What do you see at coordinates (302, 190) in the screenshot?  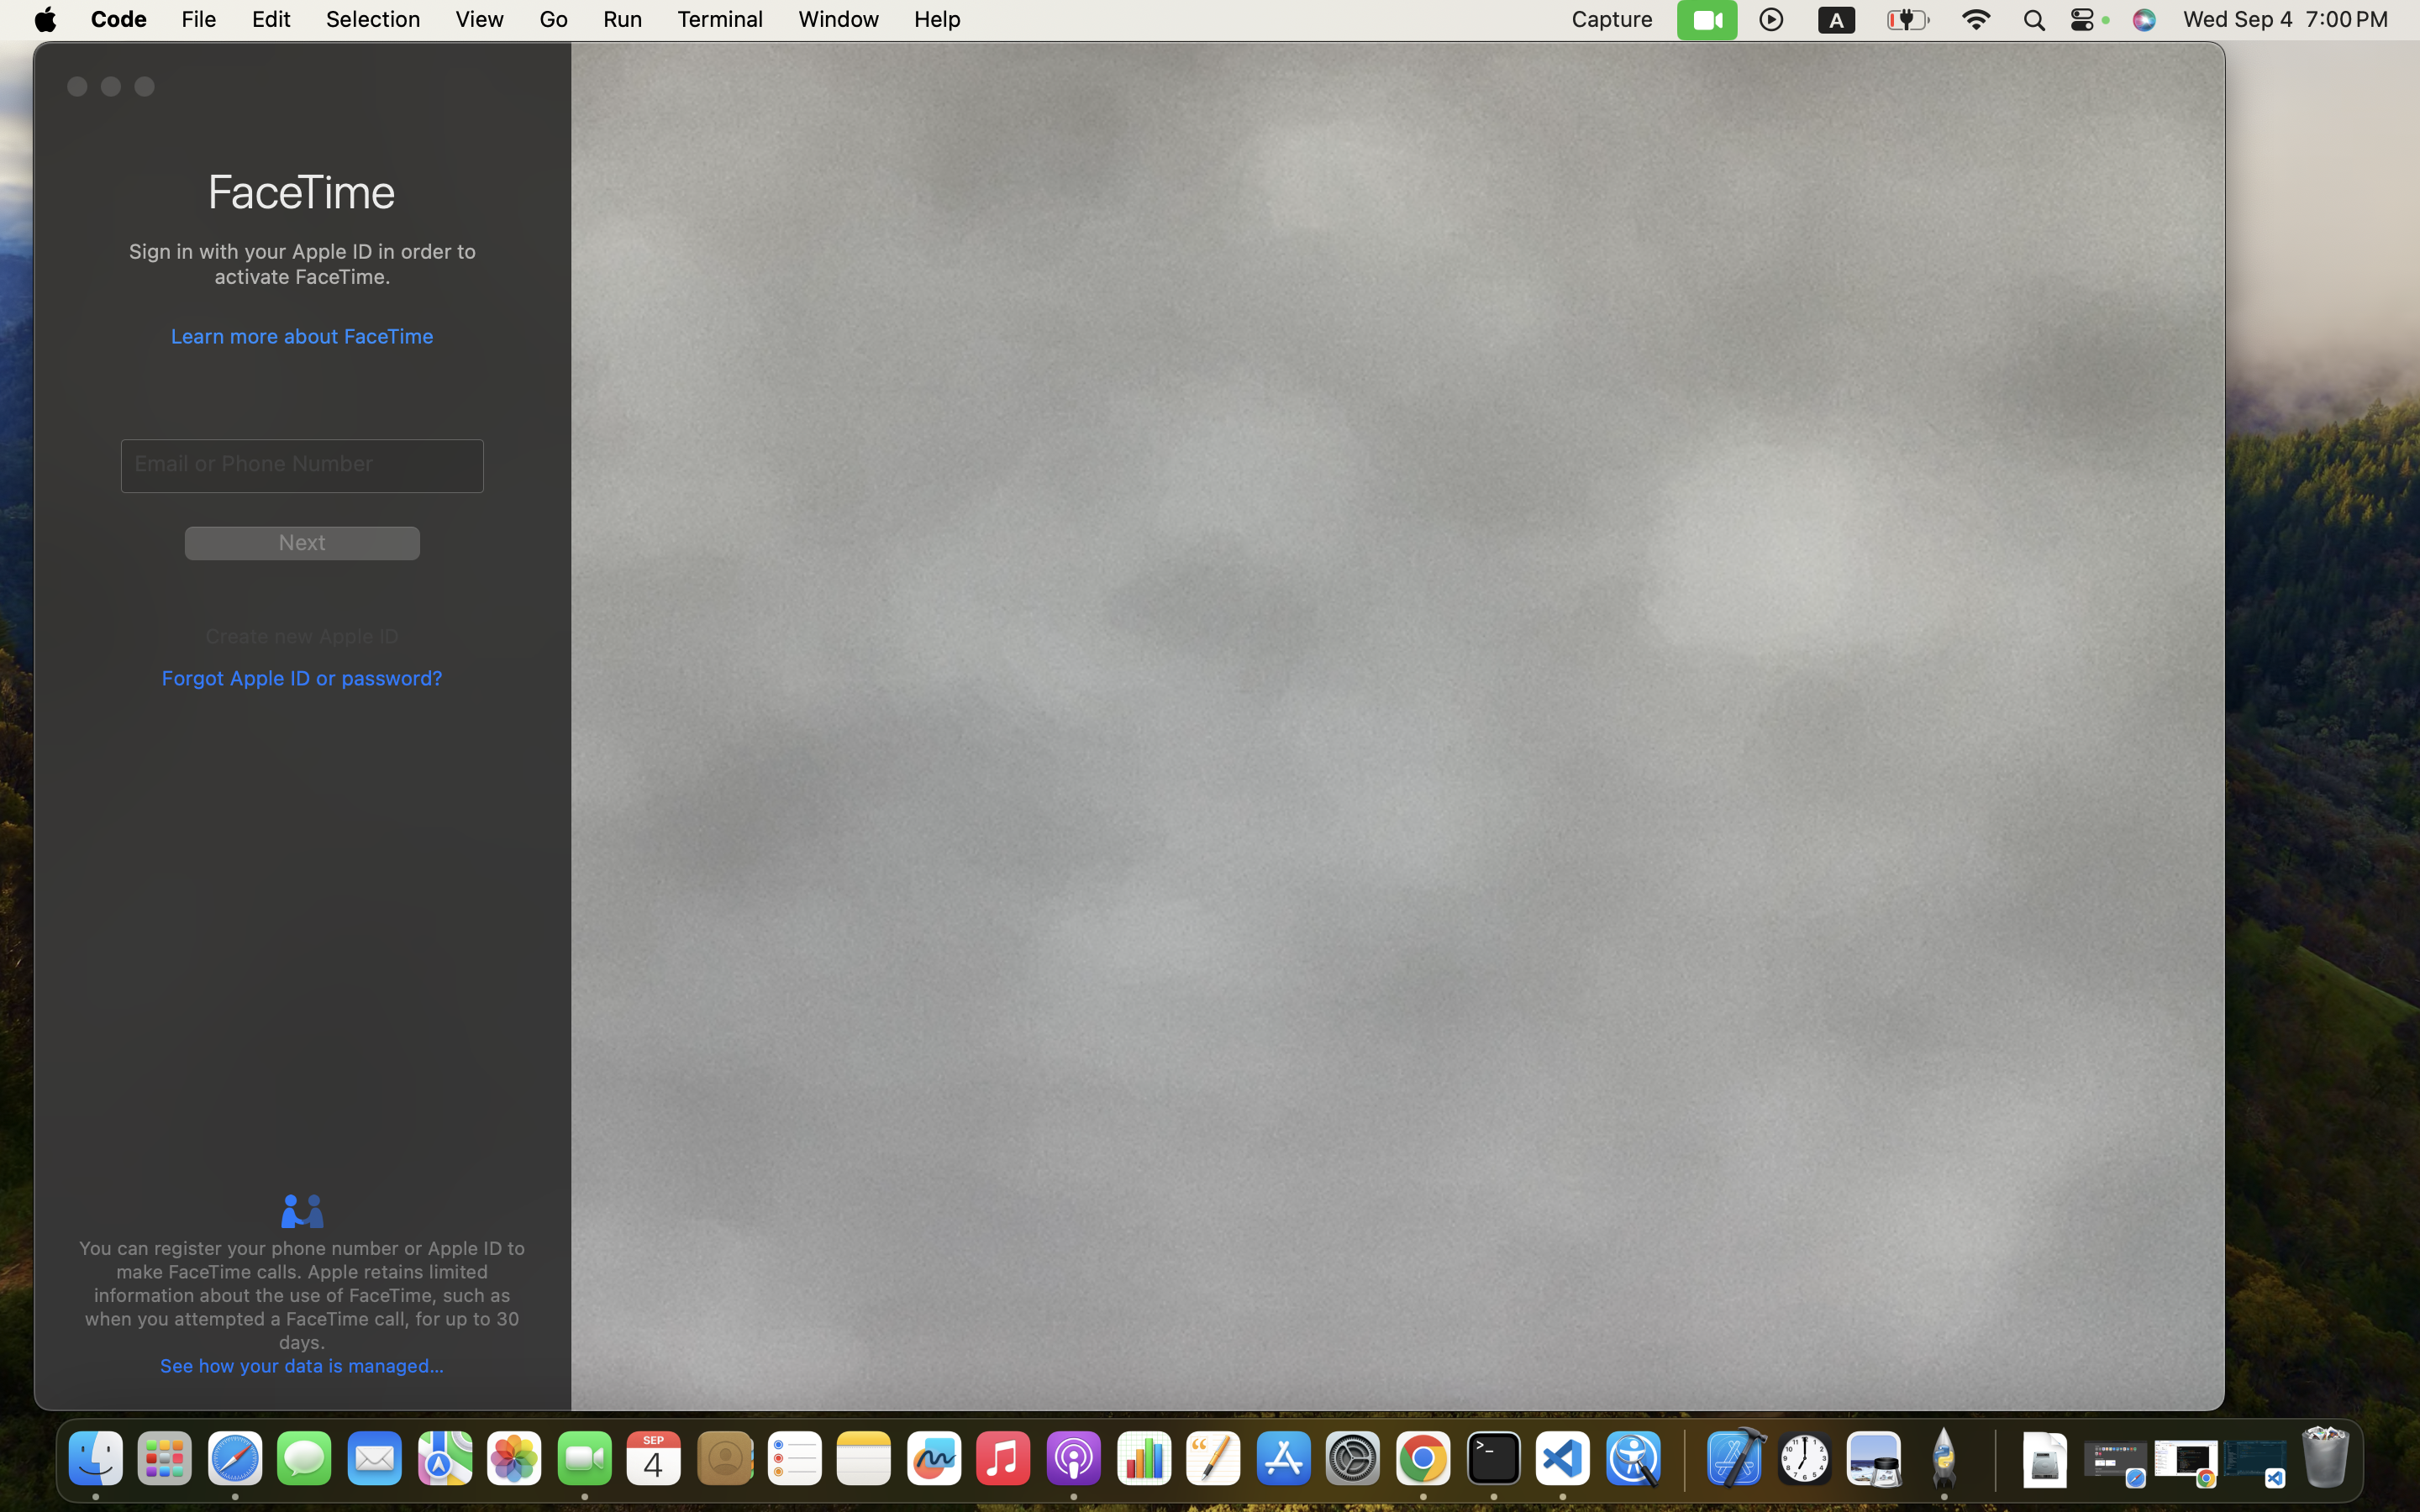 I see `'FaceTime'` at bounding box center [302, 190].